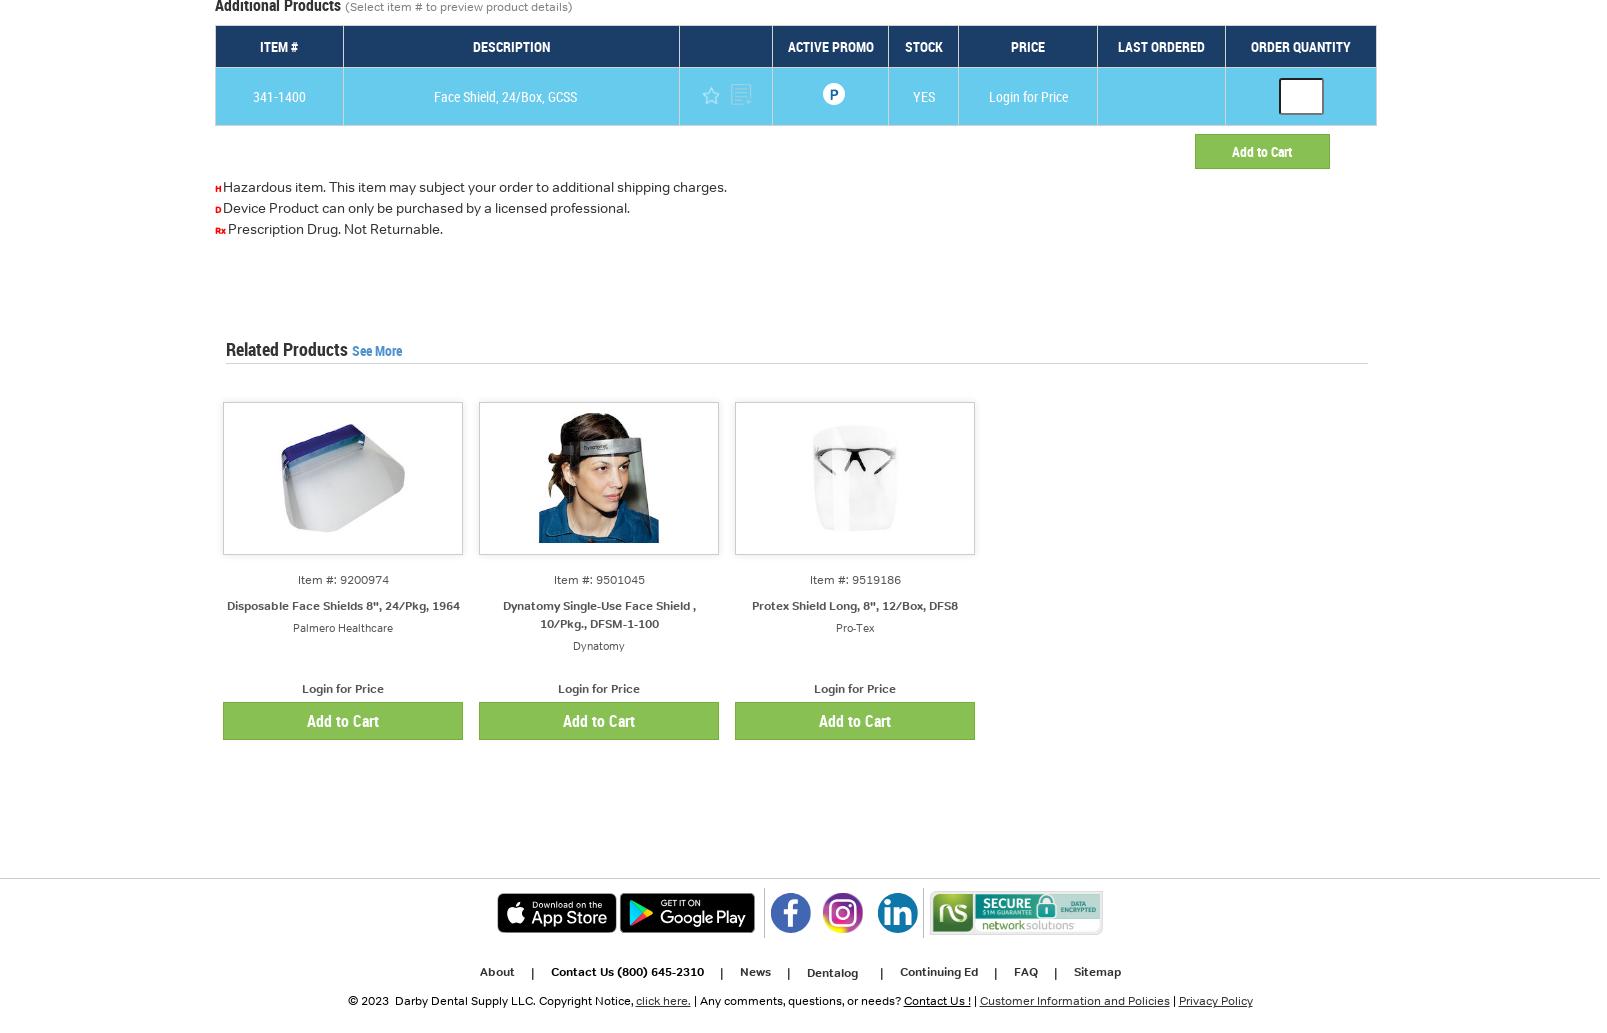 The height and width of the screenshot is (1033, 1607). What do you see at coordinates (334, 228) in the screenshot?
I see `'Prescription Drug. Not Returnable.'` at bounding box center [334, 228].